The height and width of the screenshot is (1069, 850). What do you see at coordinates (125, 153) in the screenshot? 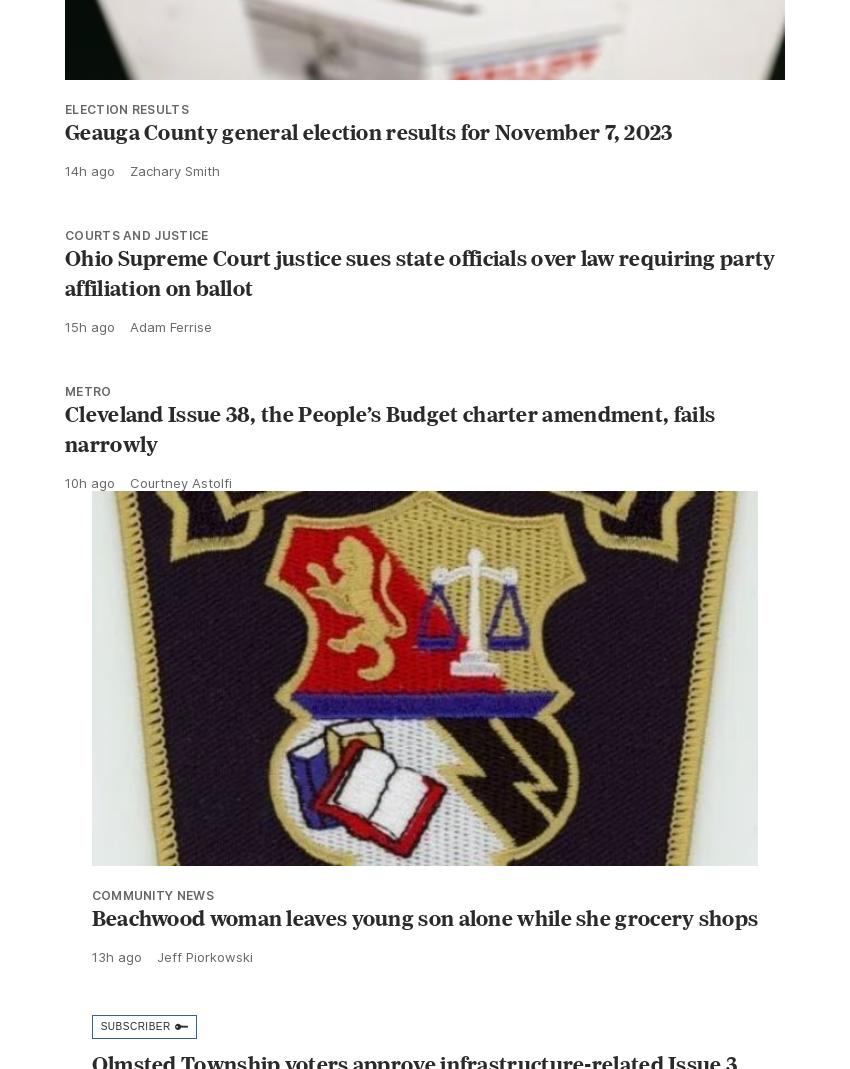
I see `'ELECTION RESULTS'` at bounding box center [125, 153].